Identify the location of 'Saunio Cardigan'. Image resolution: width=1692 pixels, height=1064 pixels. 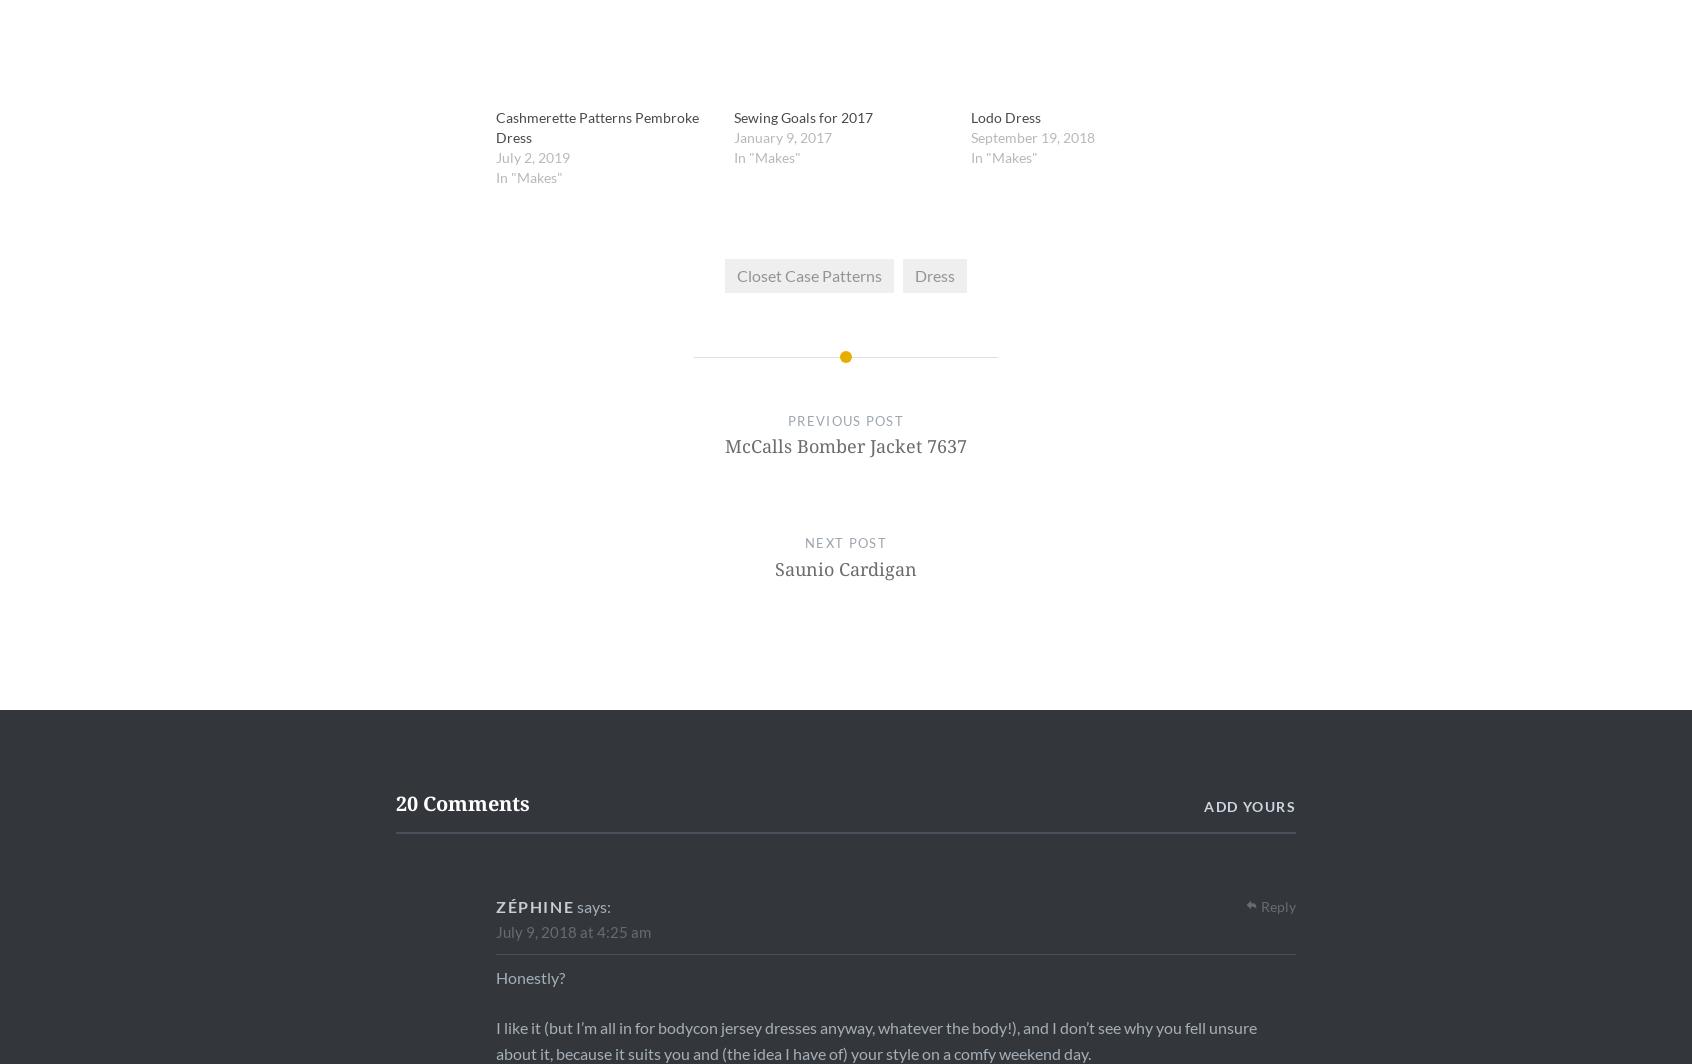
(844, 567).